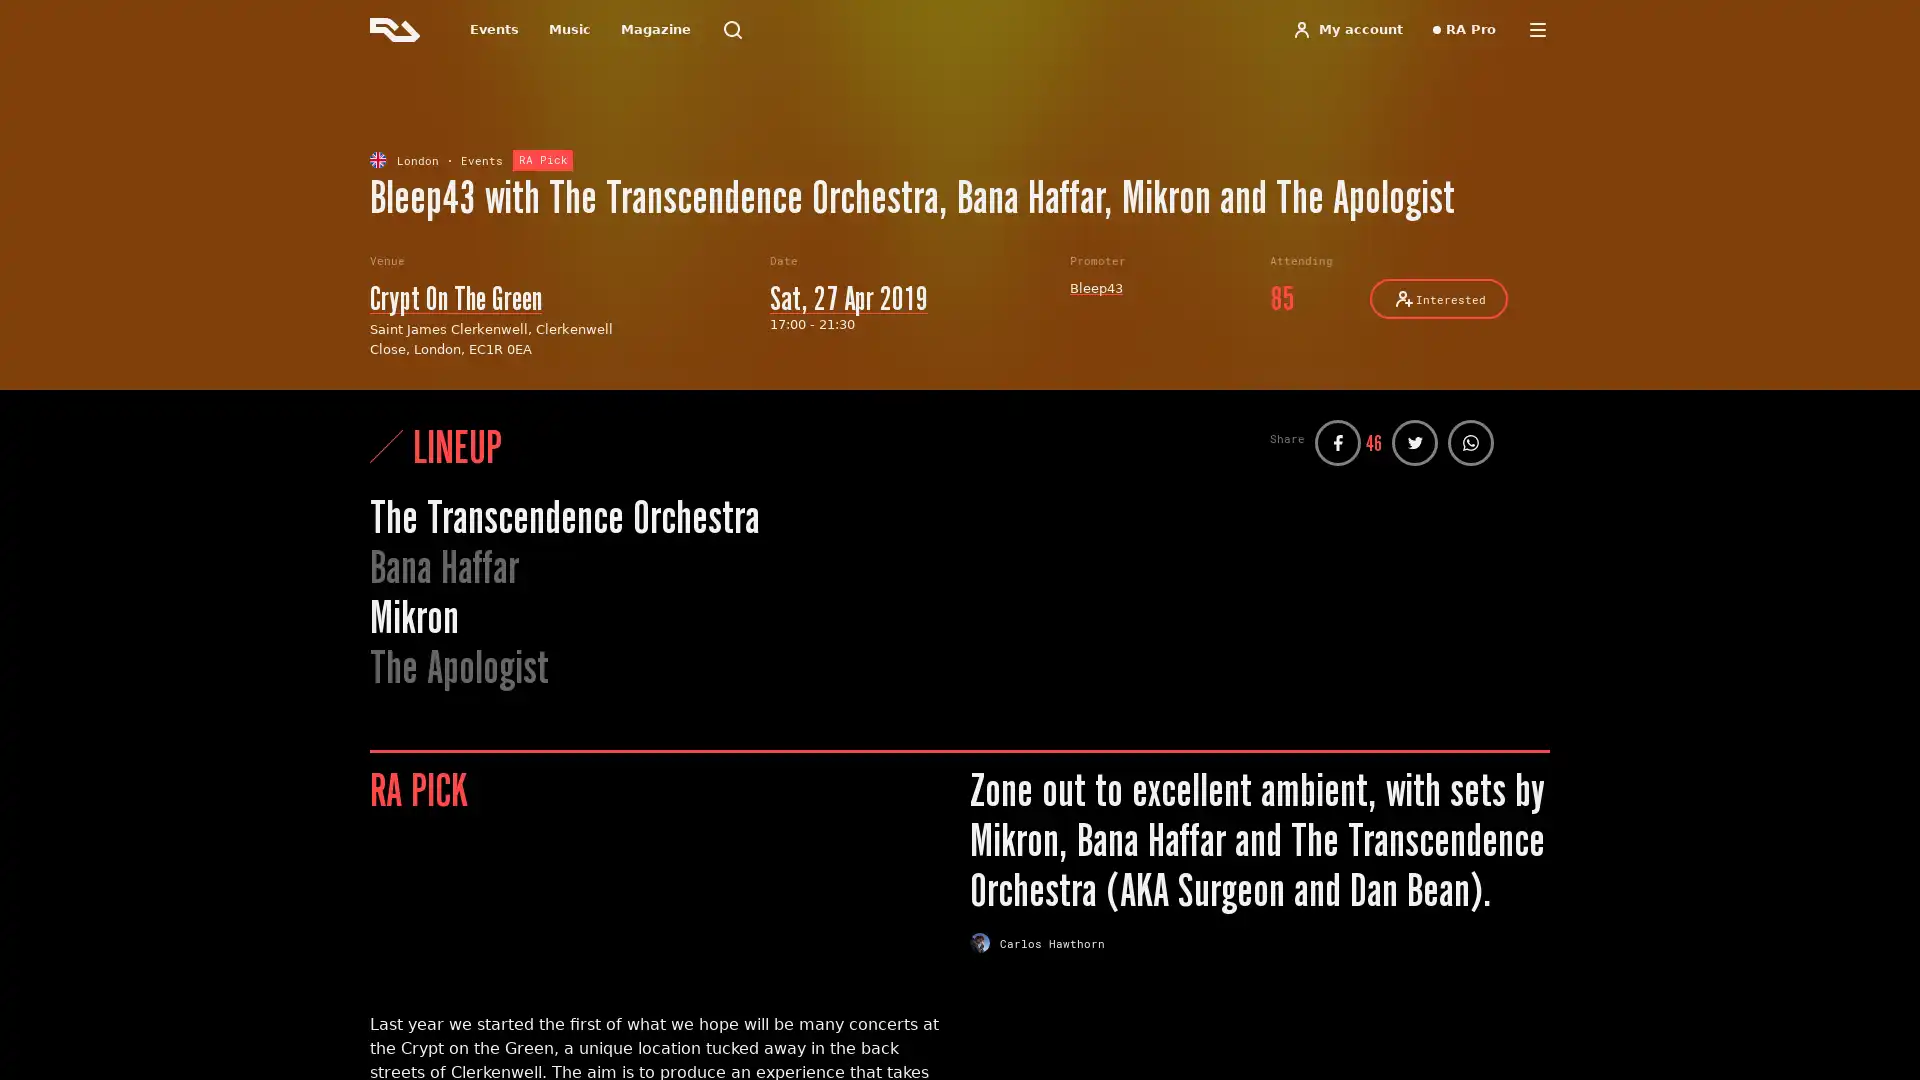  Describe the element at coordinates (1414, 442) in the screenshot. I see `twitter` at that location.